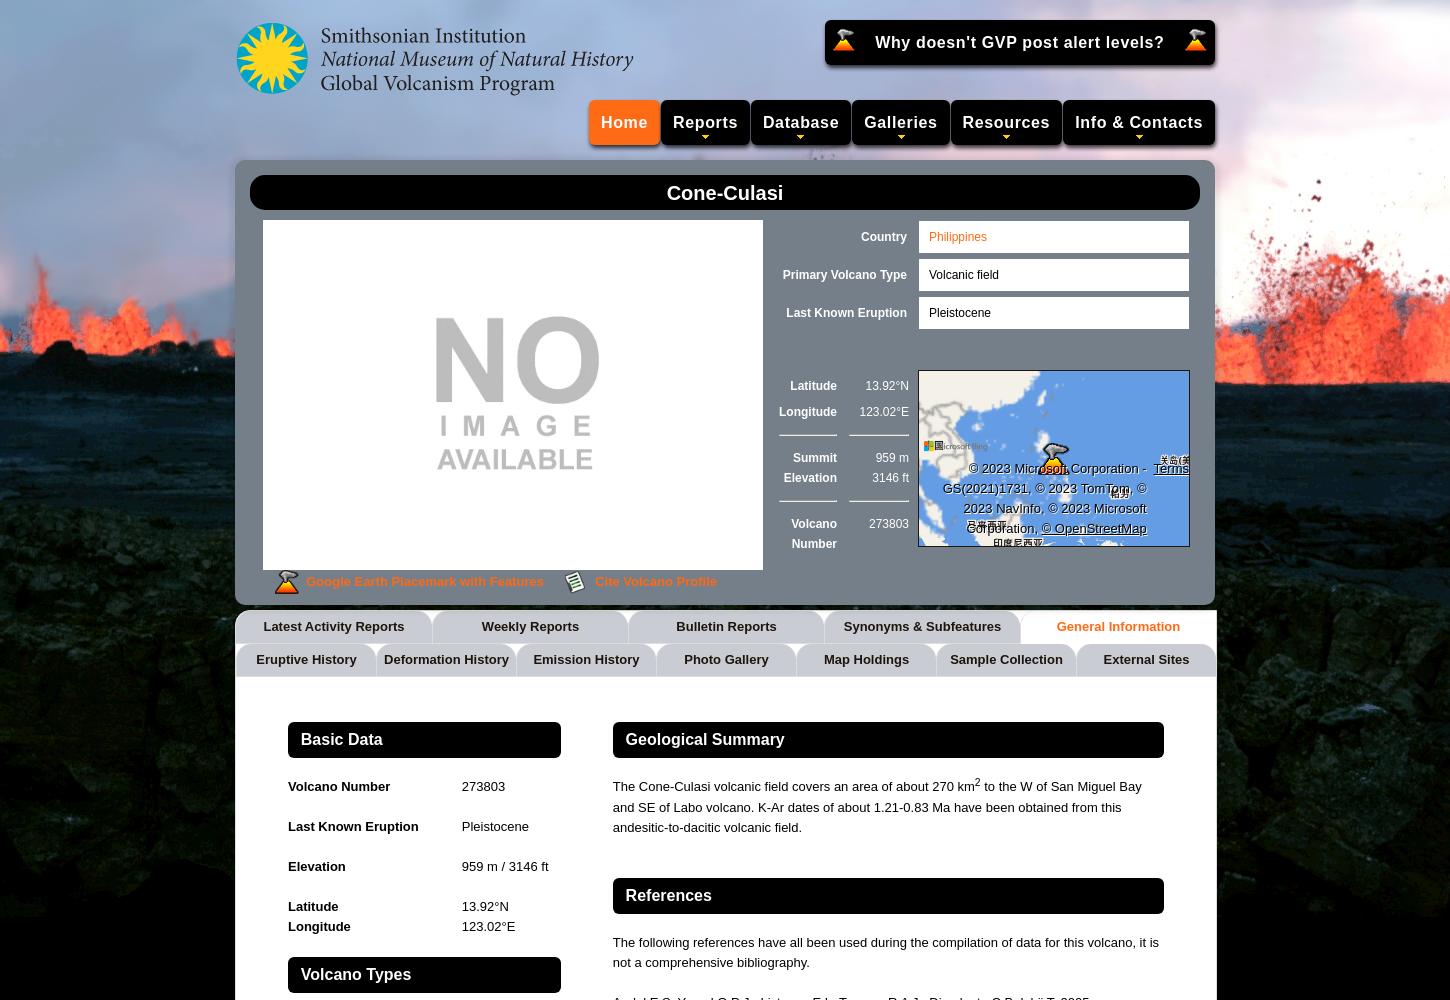 This screenshot has width=1450, height=1000. I want to click on 'Country', so click(860, 236).